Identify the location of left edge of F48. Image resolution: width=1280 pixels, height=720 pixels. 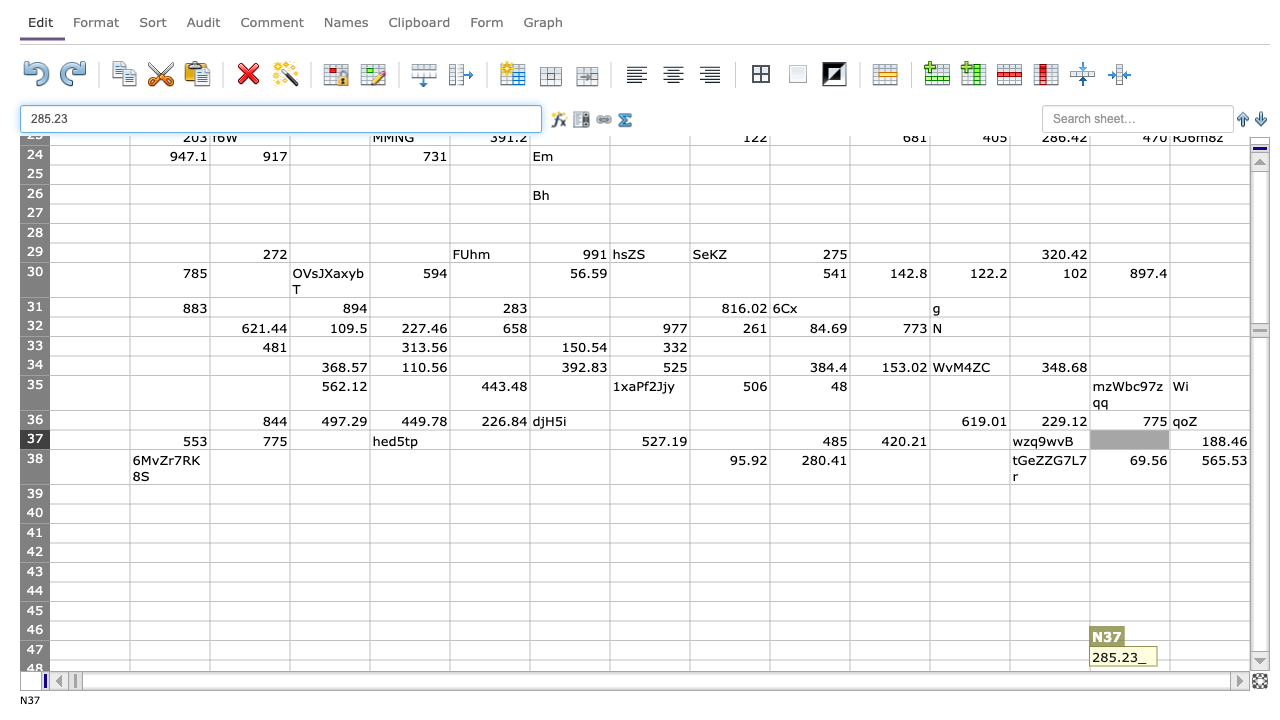
(449, 669).